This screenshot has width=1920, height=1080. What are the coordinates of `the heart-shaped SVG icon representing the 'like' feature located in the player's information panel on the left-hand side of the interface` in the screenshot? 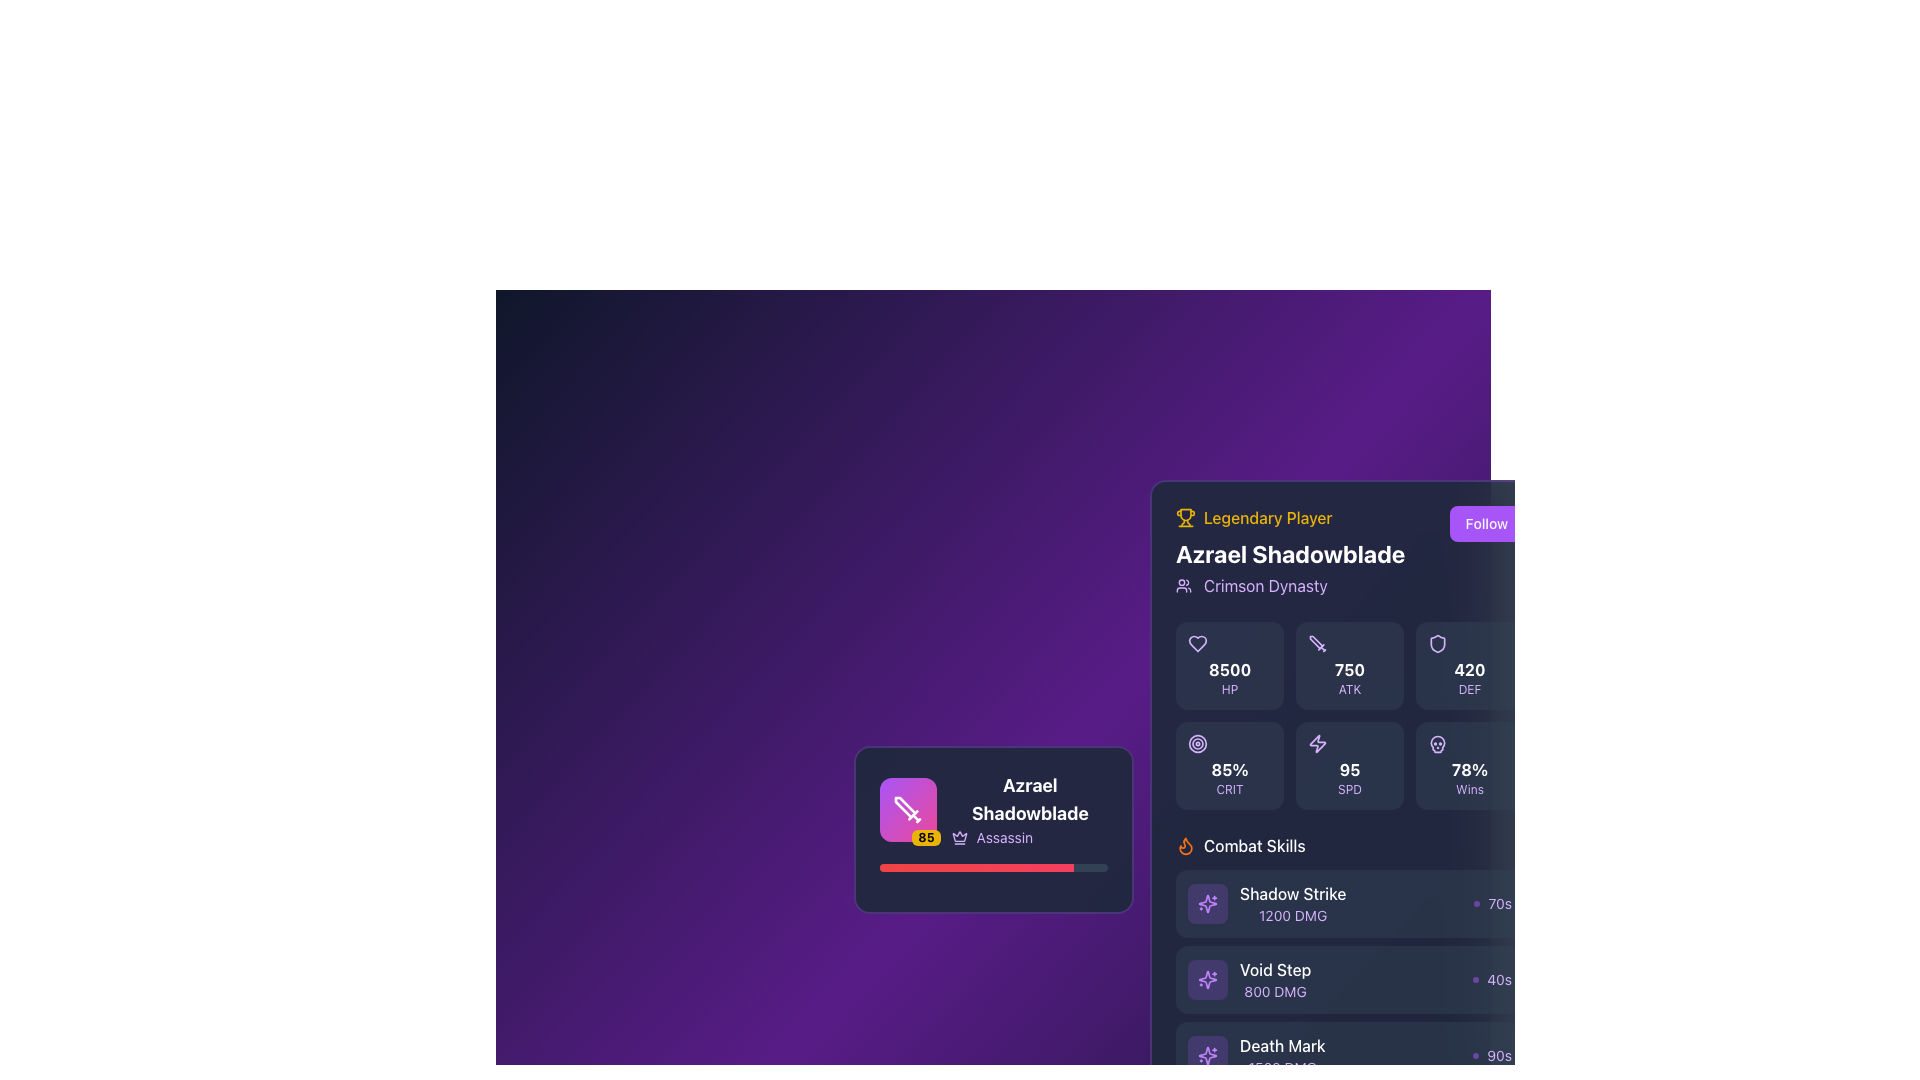 It's located at (1197, 644).